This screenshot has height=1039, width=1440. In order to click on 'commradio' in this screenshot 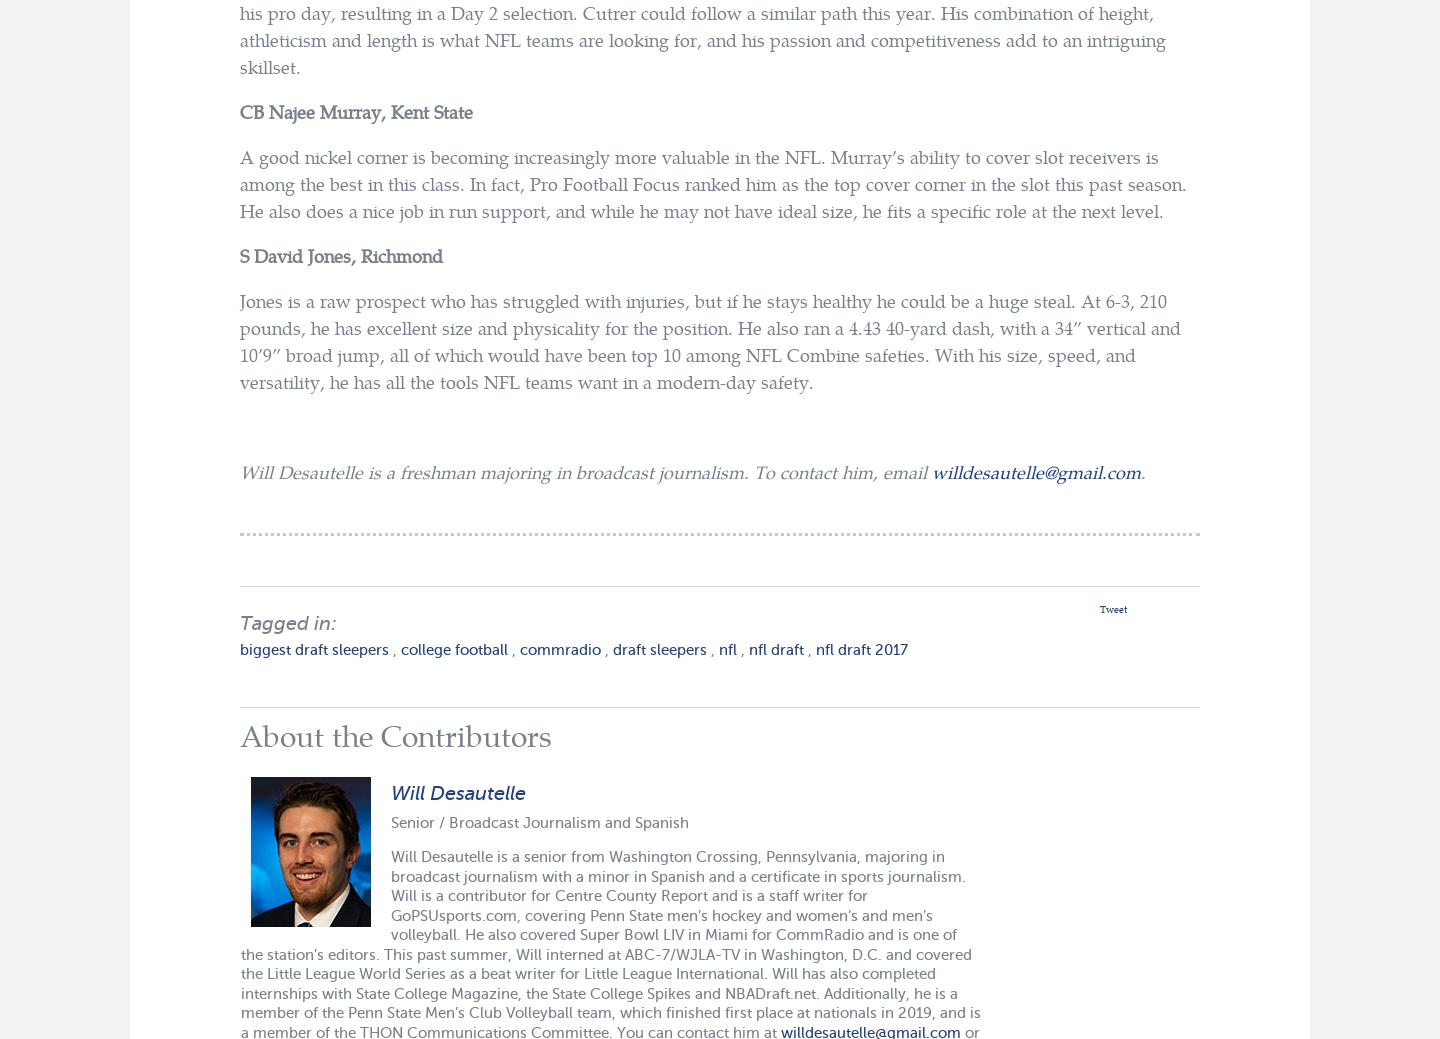, I will do `click(560, 649)`.